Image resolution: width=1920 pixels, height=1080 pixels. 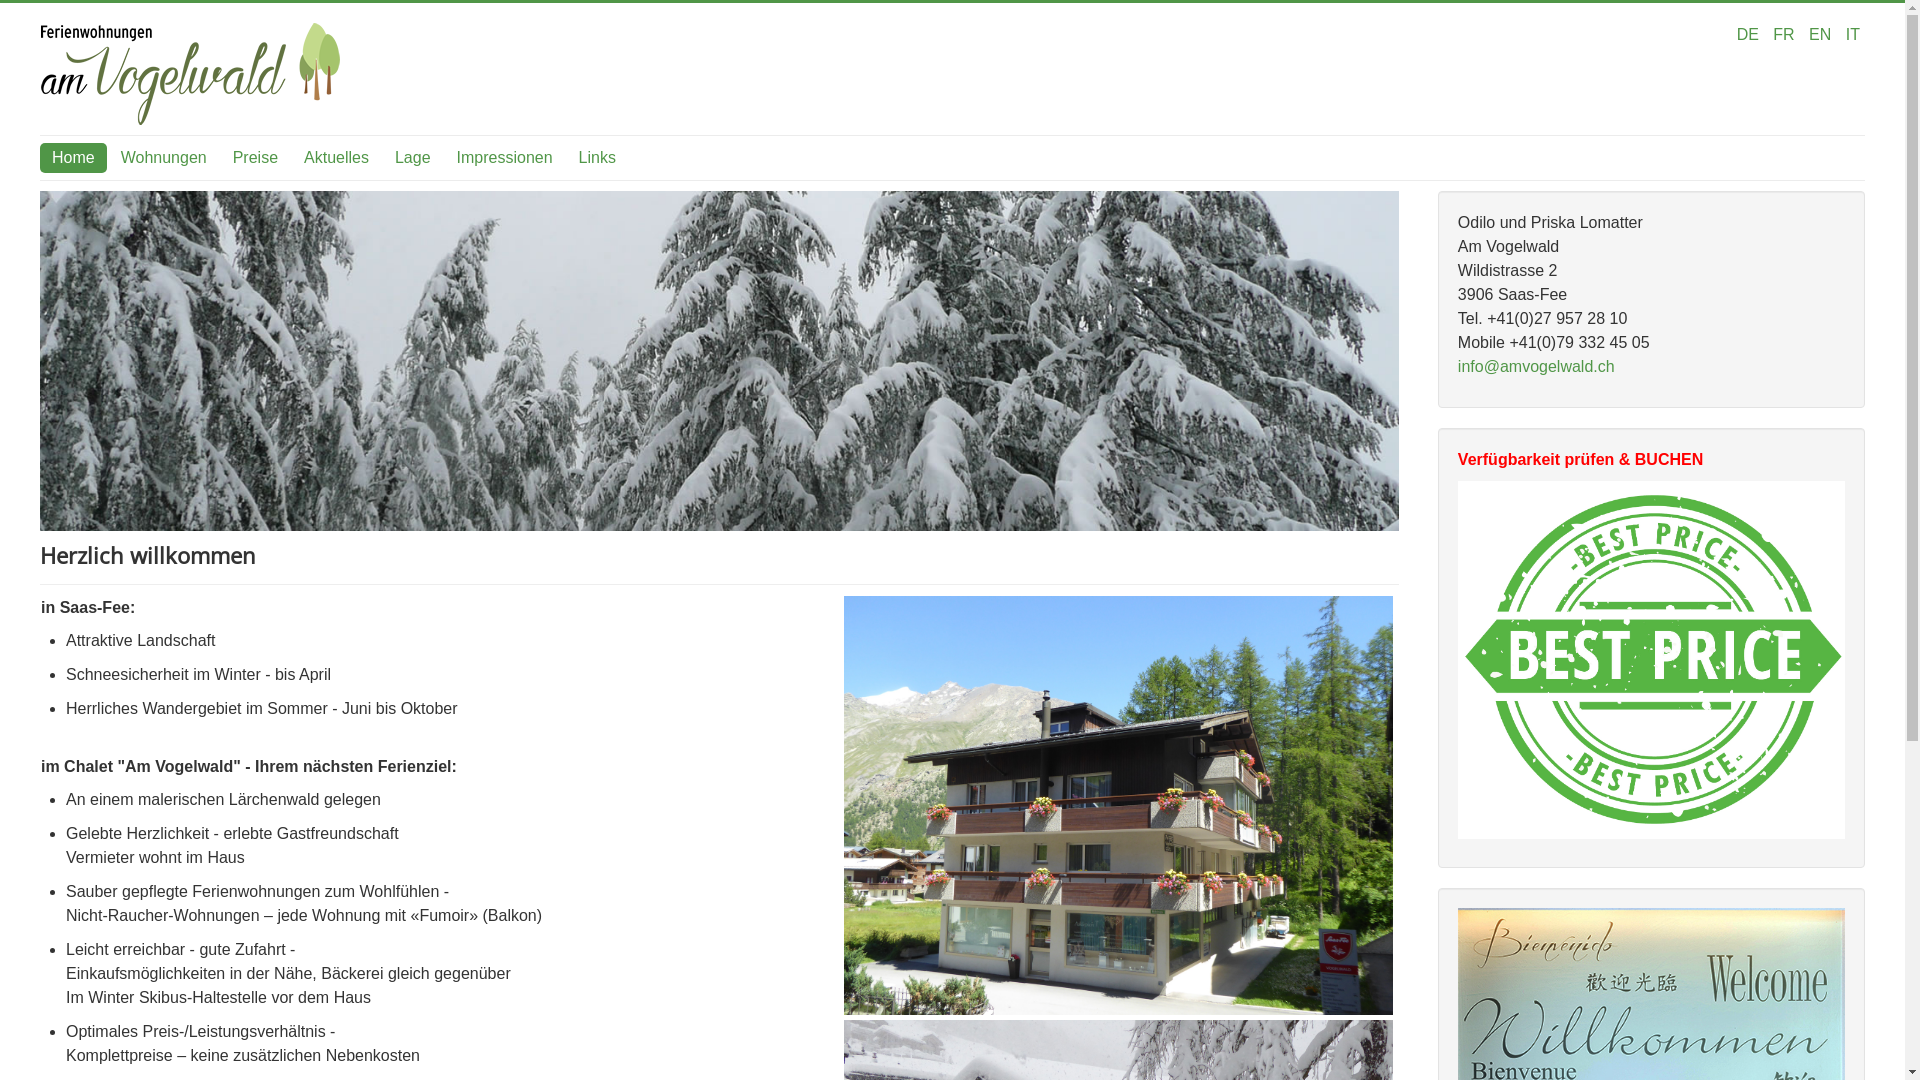 What do you see at coordinates (1851, 34) in the screenshot?
I see `'IT'` at bounding box center [1851, 34].